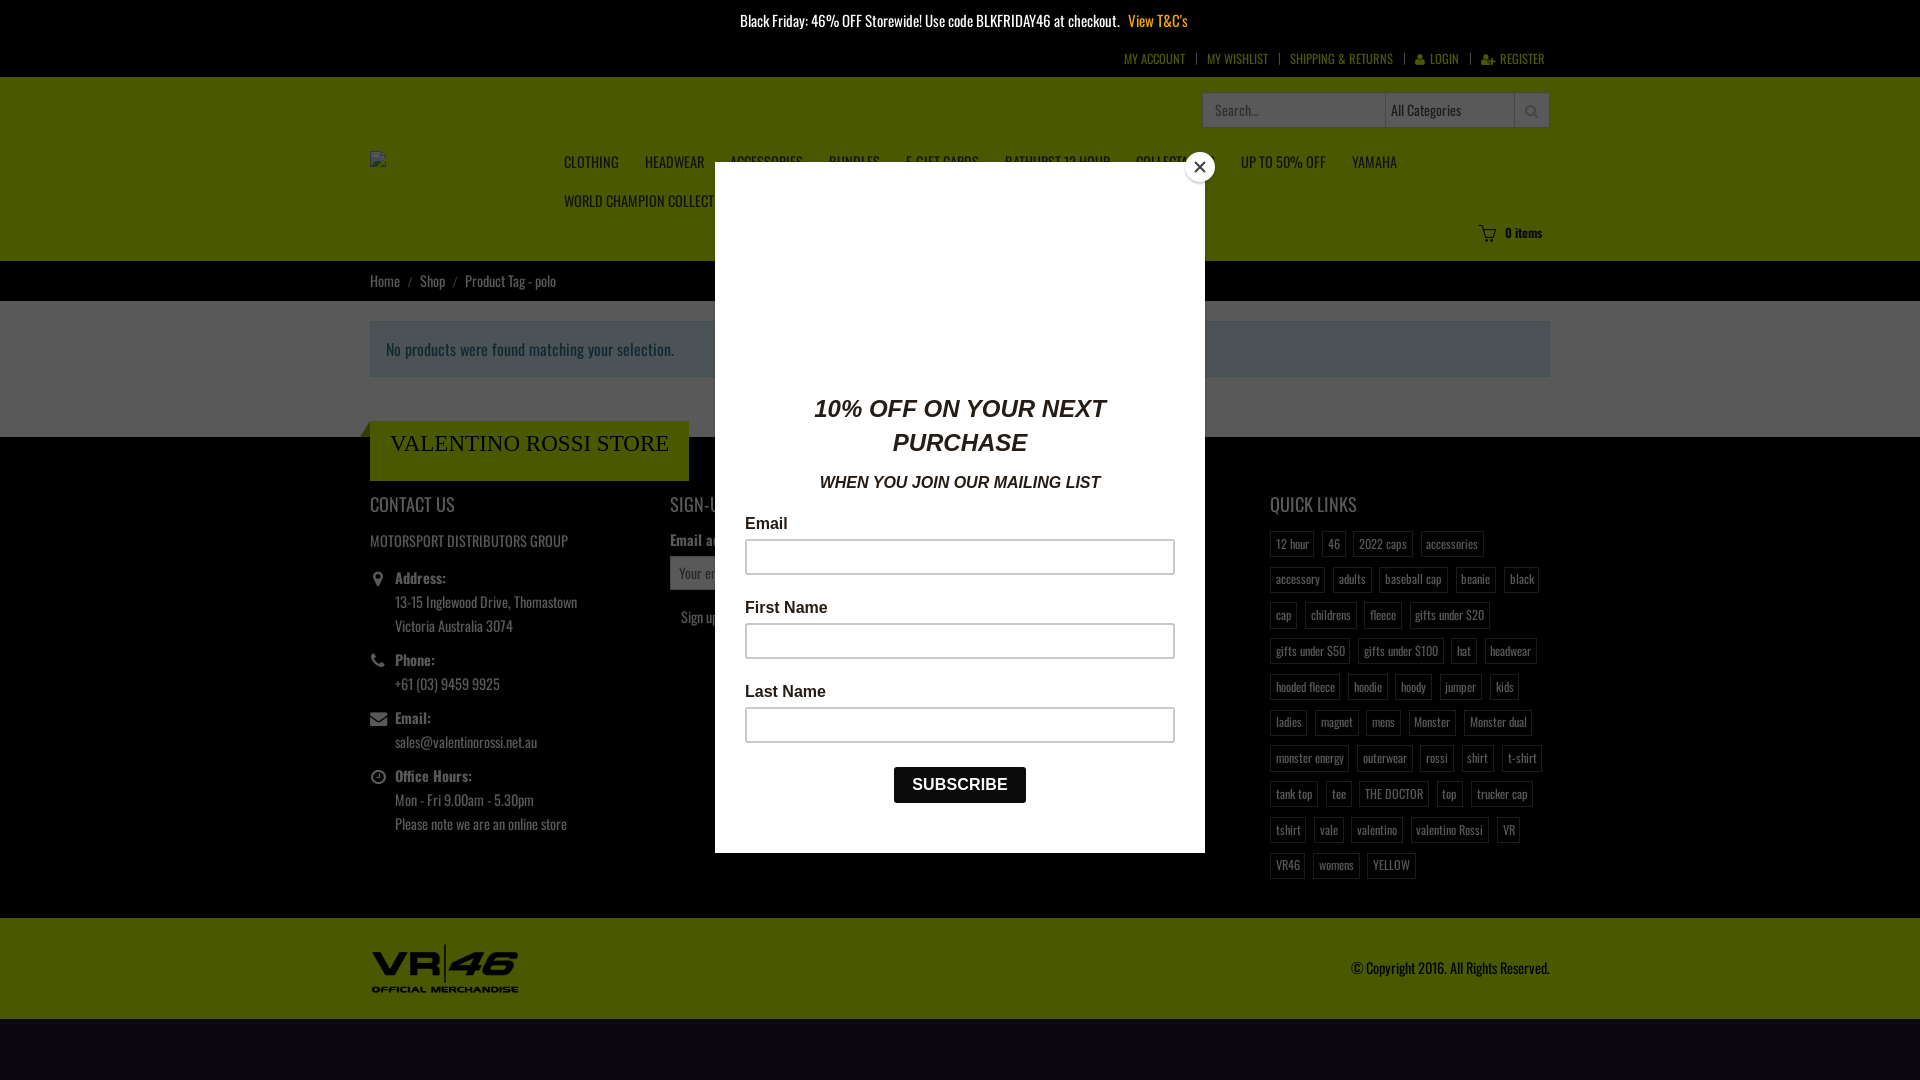 Image resolution: width=1920 pixels, height=1080 pixels. Describe the element at coordinates (384, 281) in the screenshot. I see `'Home'` at that location.